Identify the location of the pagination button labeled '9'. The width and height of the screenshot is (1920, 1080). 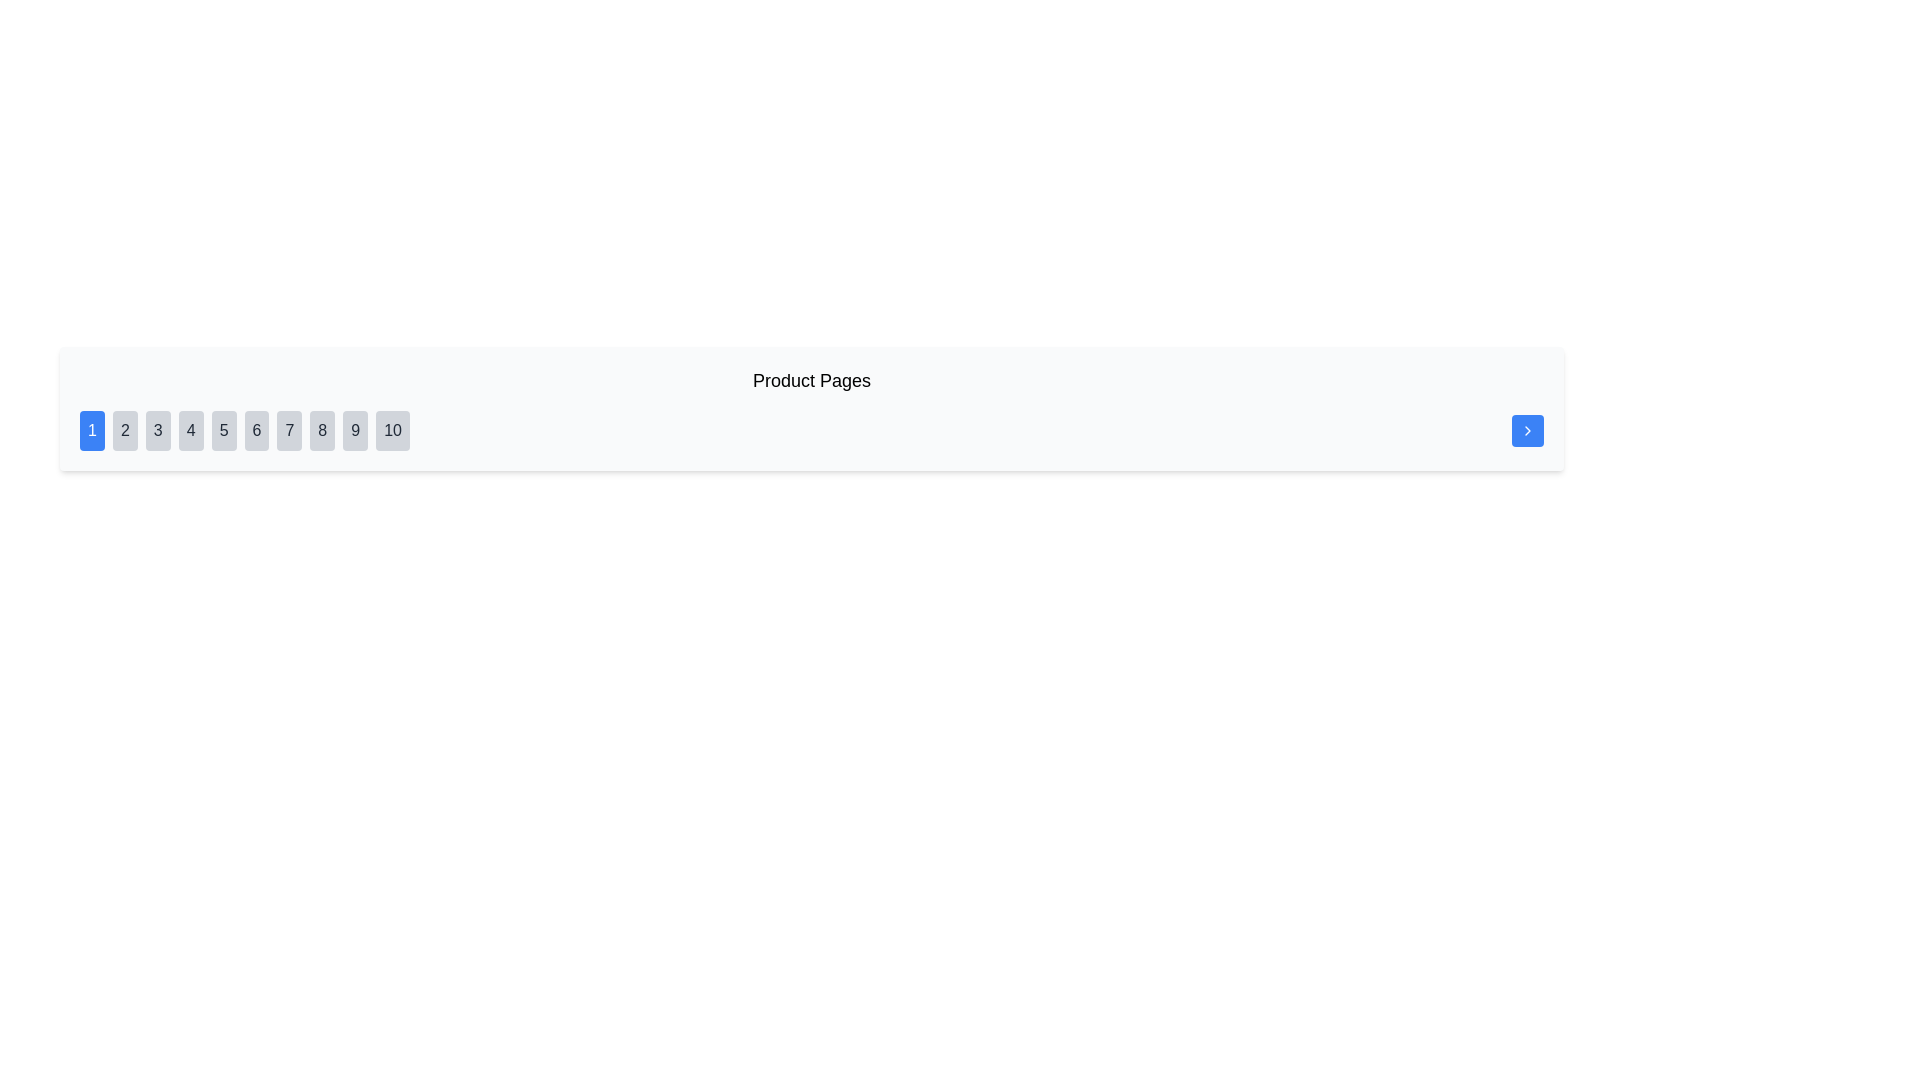
(355, 430).